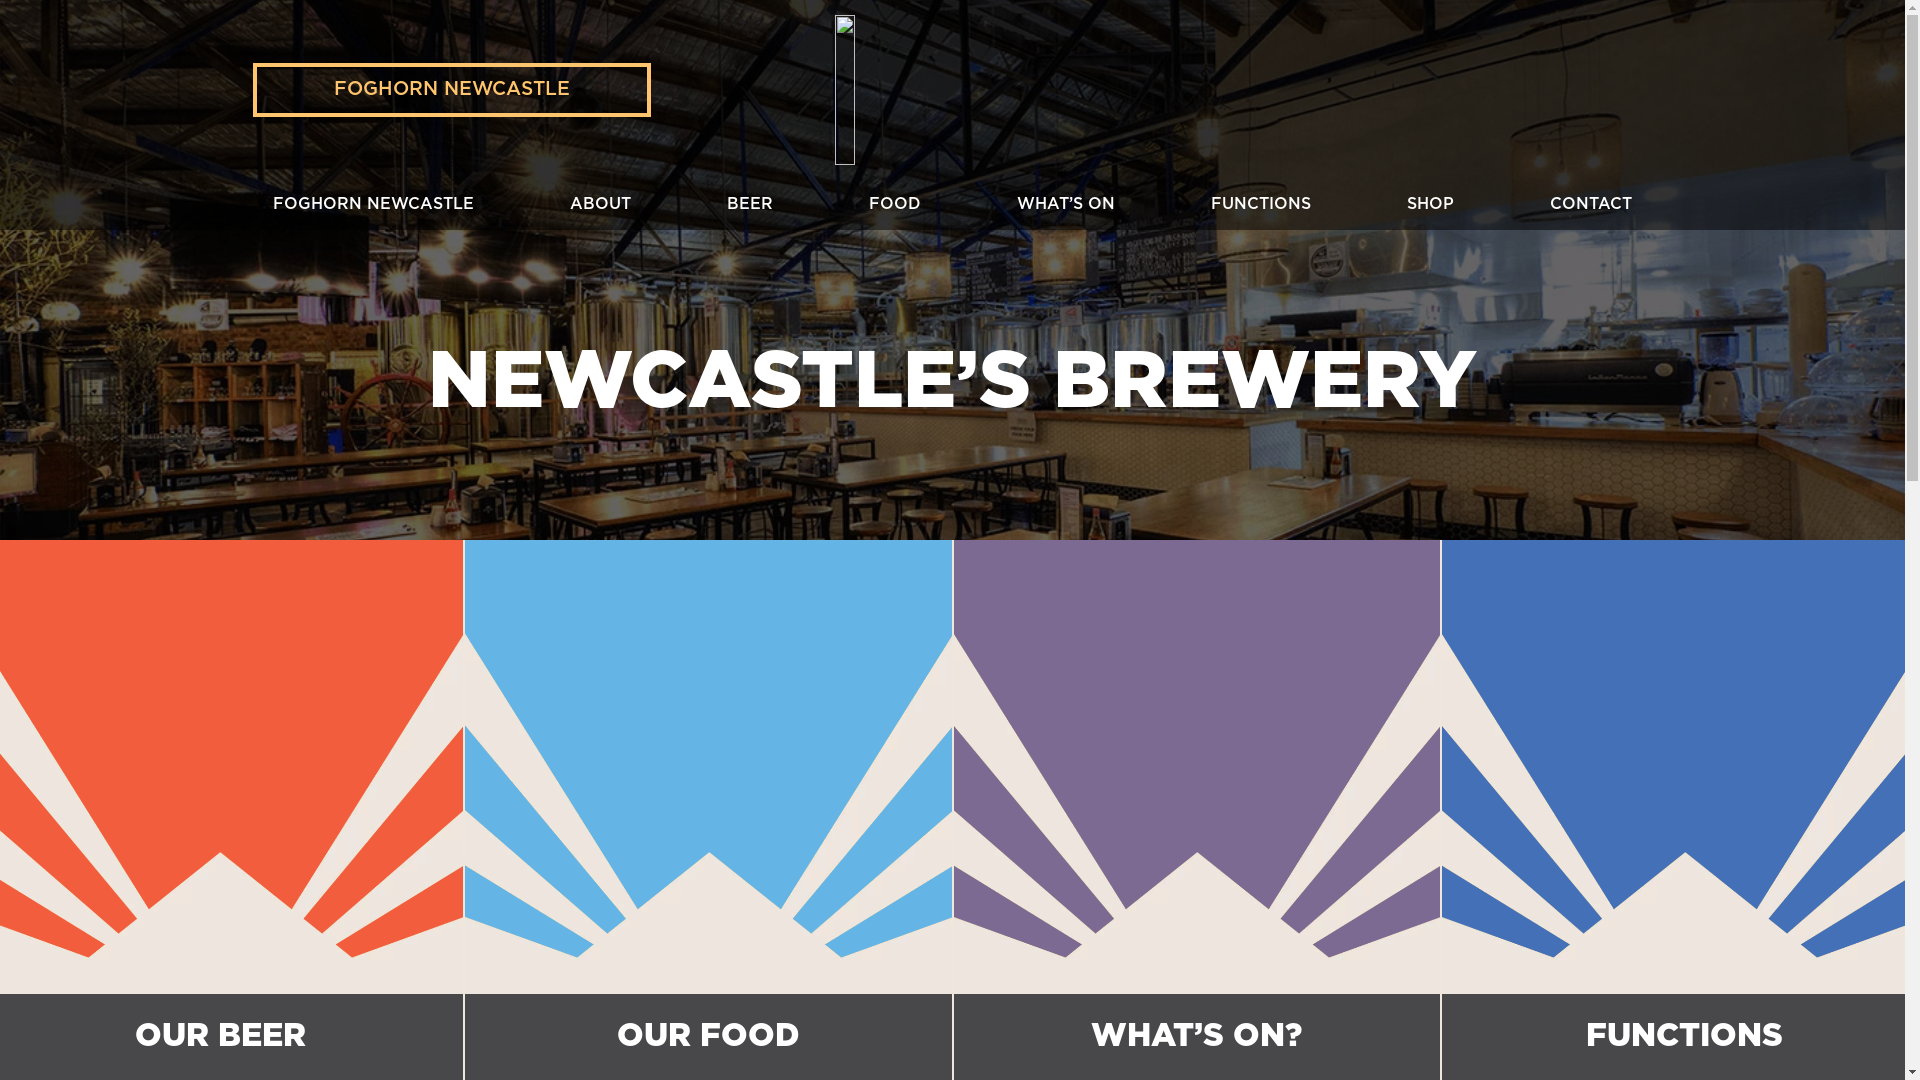  Describe the element at coordinates (599, 204) in the screenshot. I see `'ABOUT'` at that location.